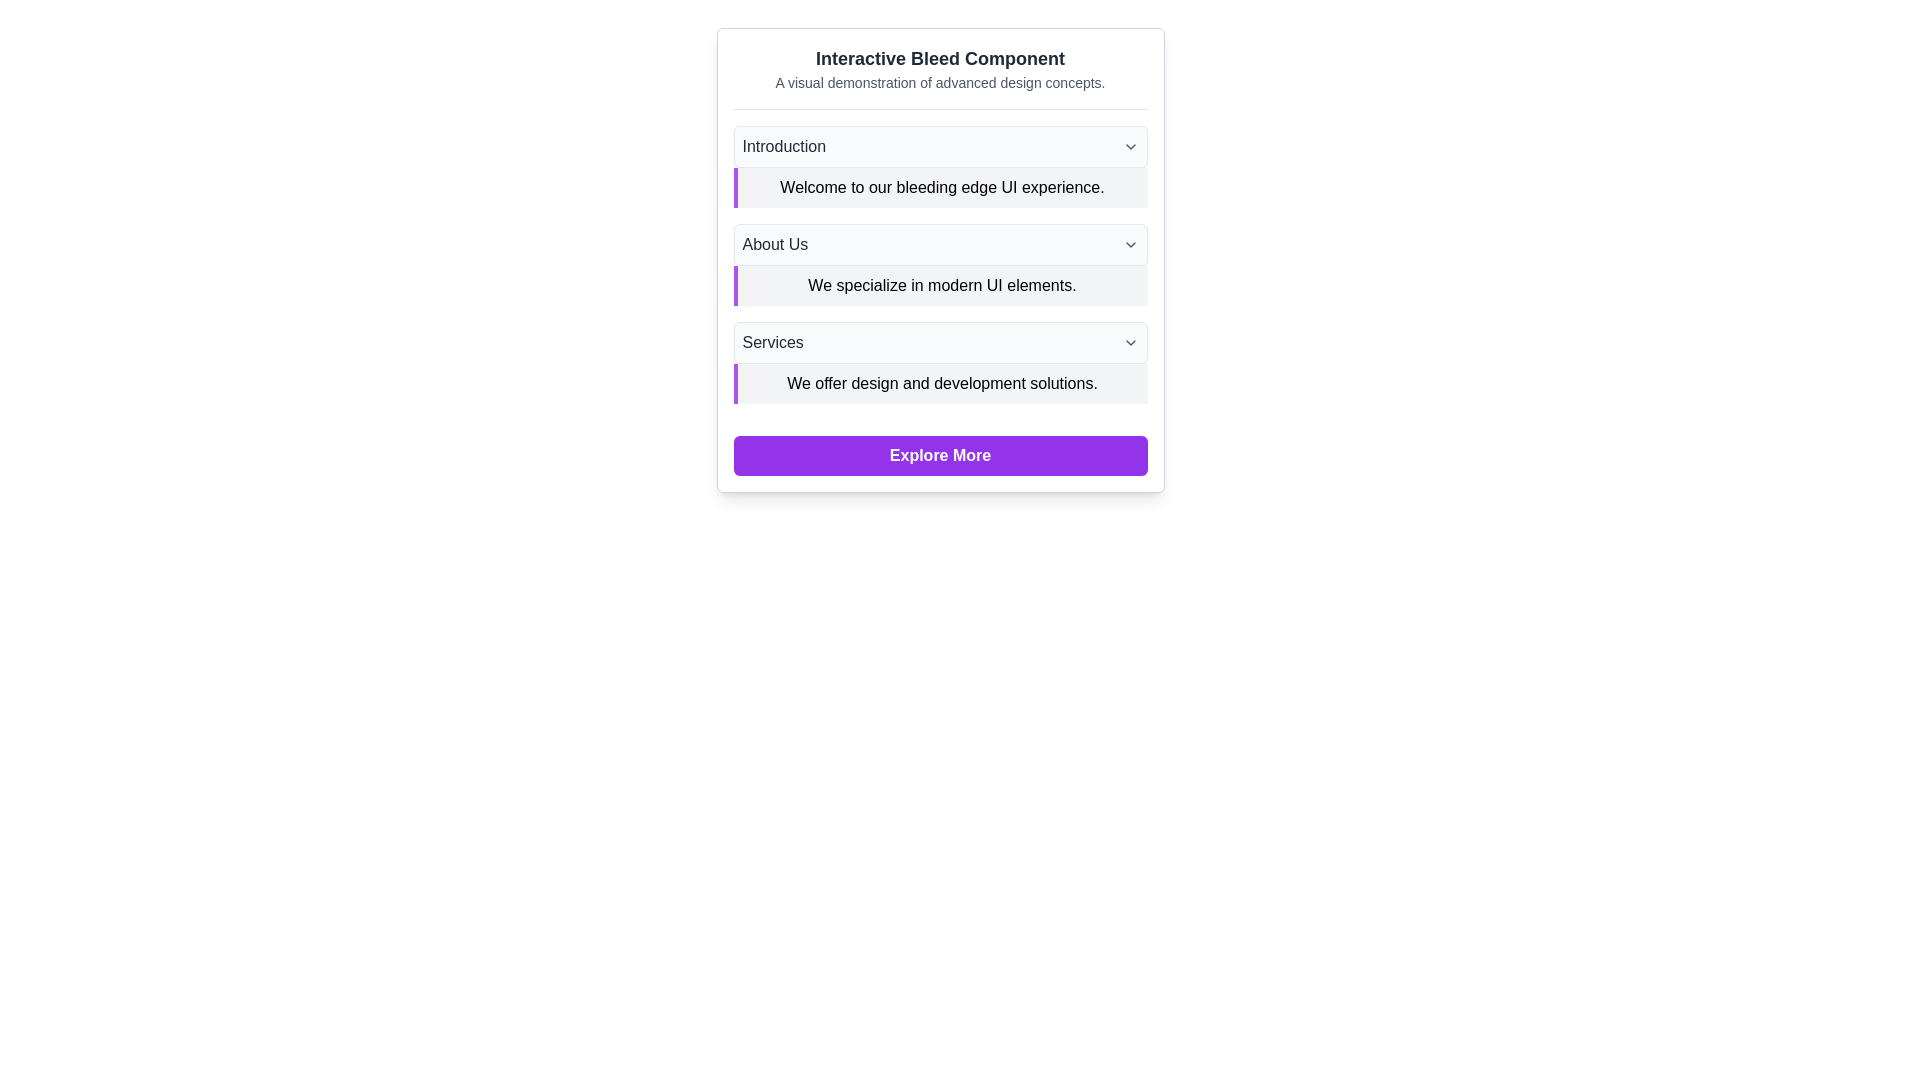 The height and width of the screenshot is (1080, 1920). What do you see at coordinates (939, 384) in the screenshot?
I see `the static text block that provides descriptive information for the 'Services' section, positioned under the 'Services' heading` at bounding box center [939, 384].